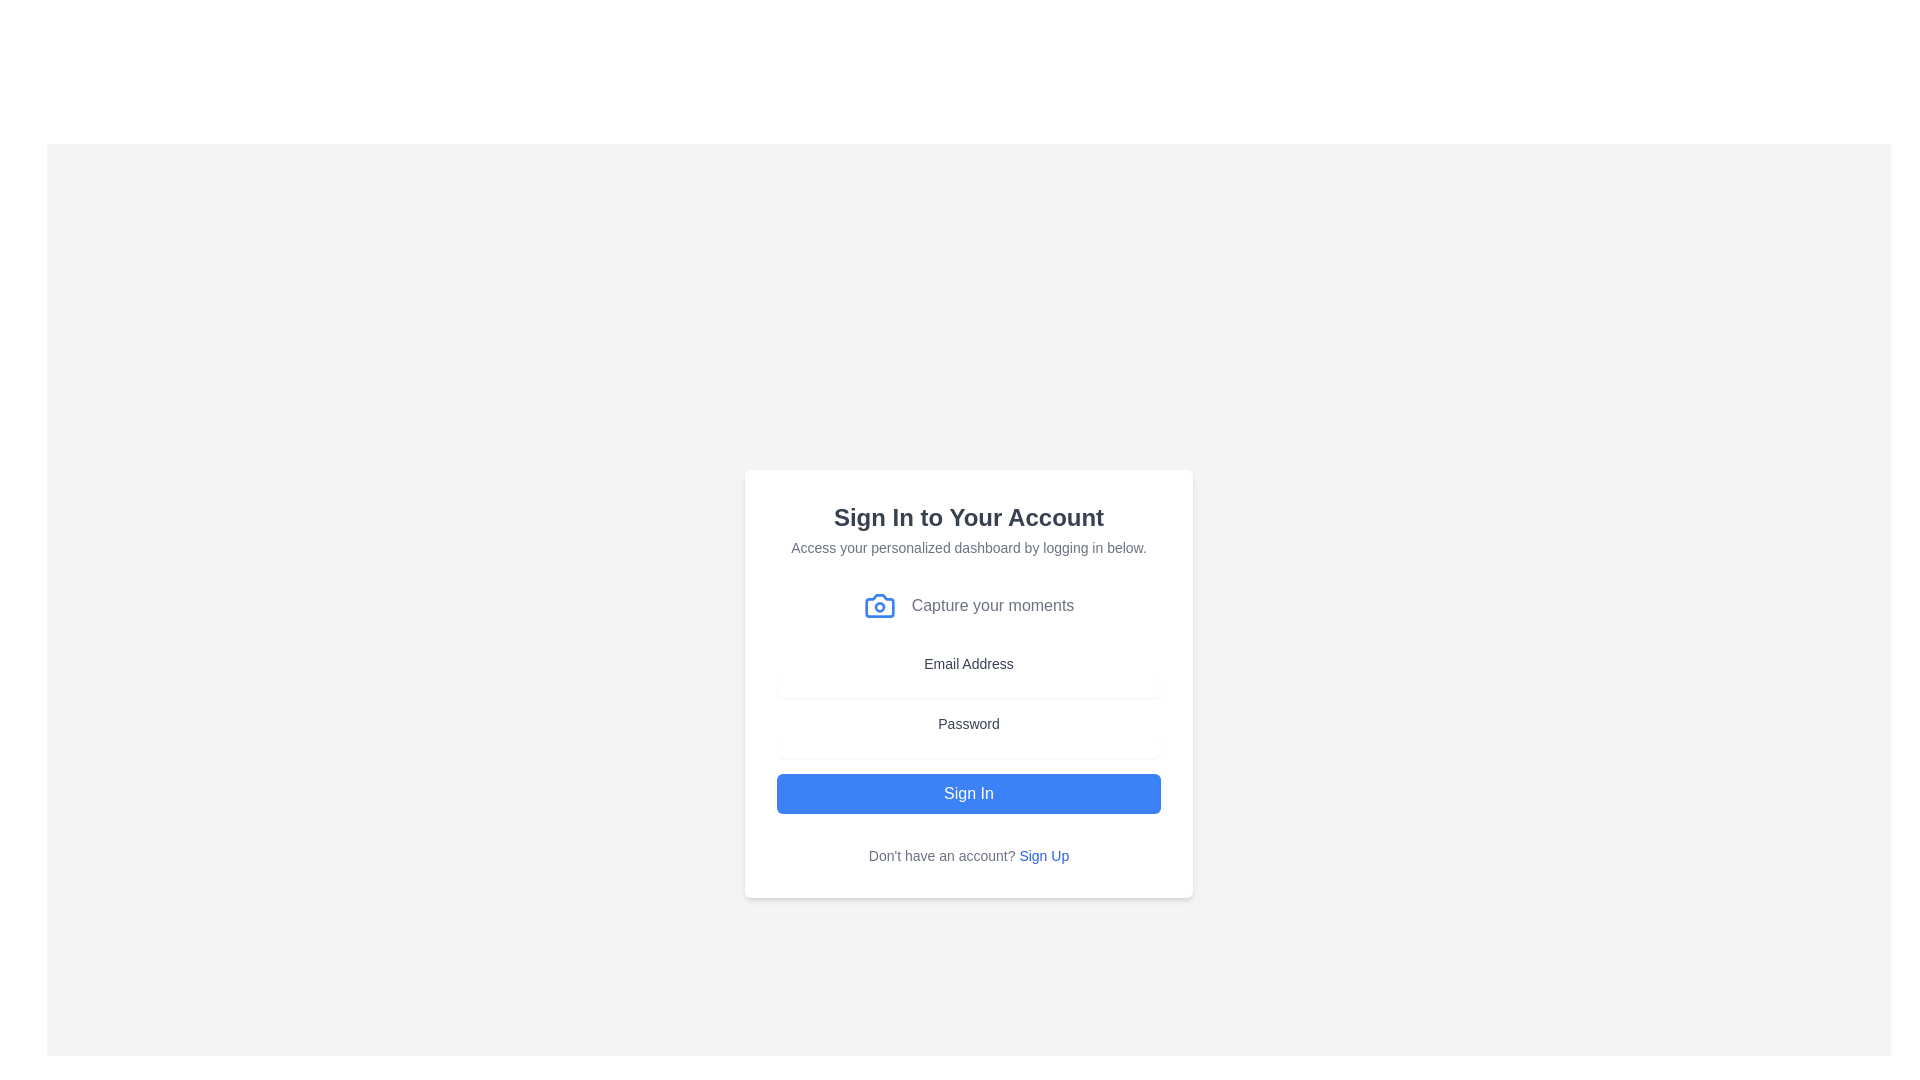  I want to click on the Header Text that informs users about signing in to their account, positioned at the top of a centered card layout, so click(969, 516).